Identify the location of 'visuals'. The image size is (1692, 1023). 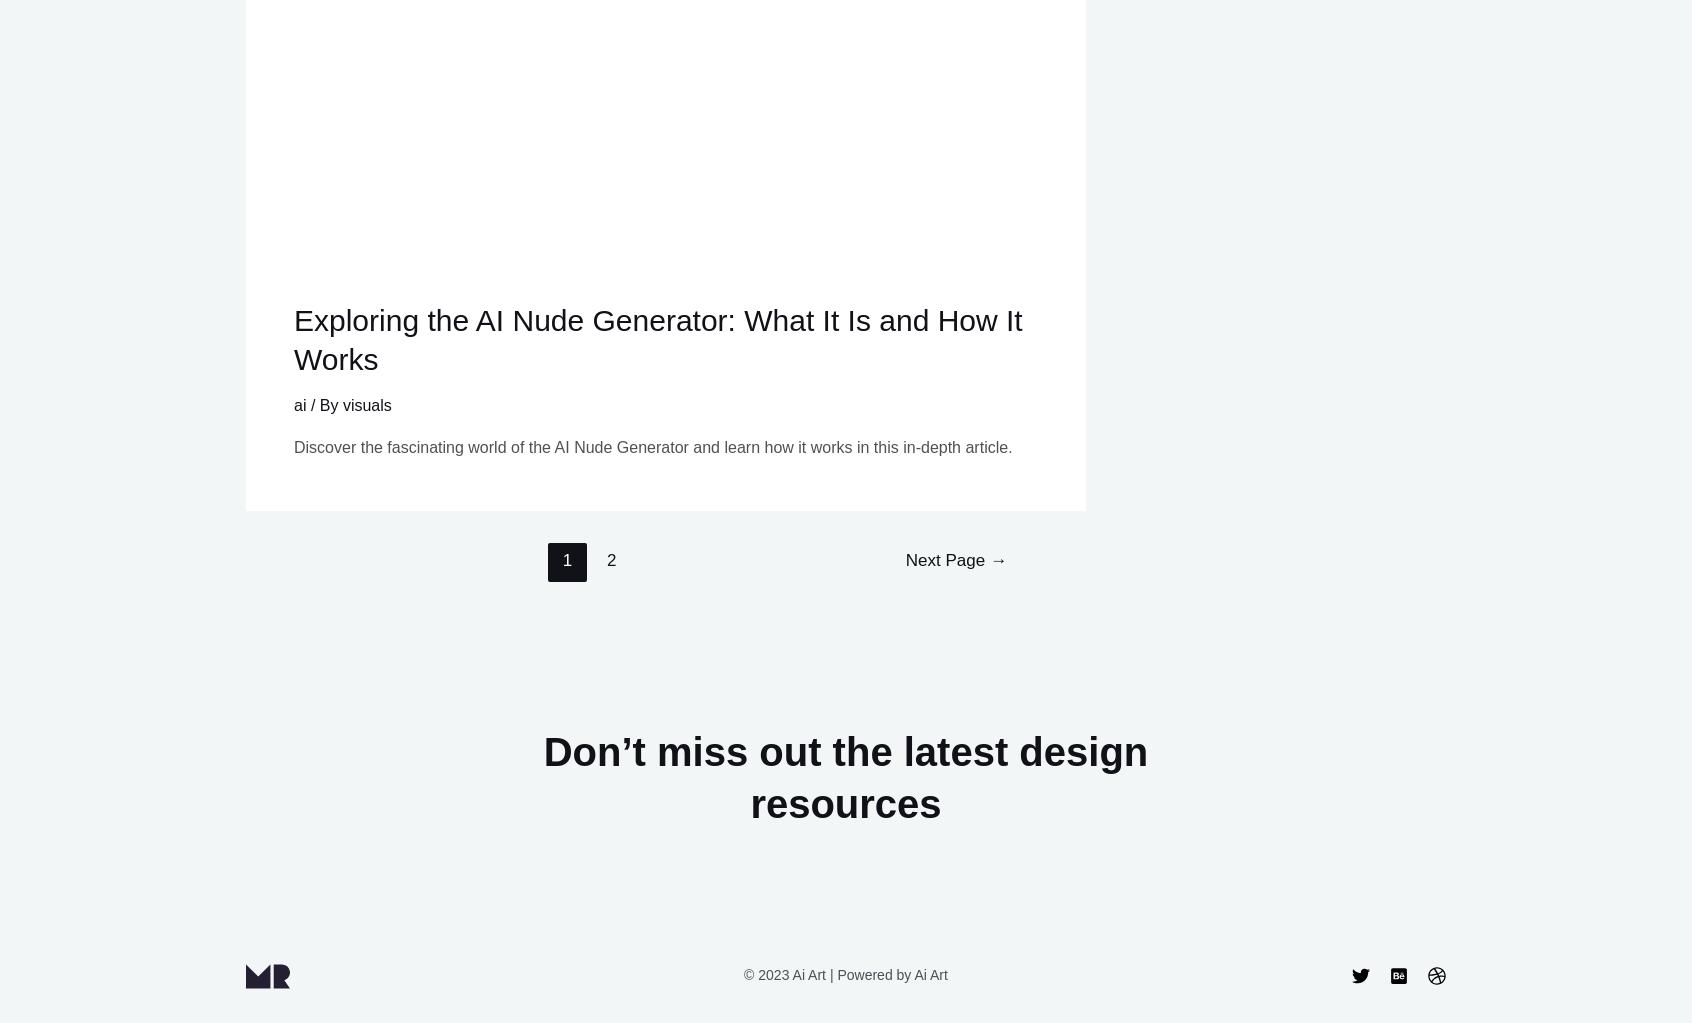
(340, 404).